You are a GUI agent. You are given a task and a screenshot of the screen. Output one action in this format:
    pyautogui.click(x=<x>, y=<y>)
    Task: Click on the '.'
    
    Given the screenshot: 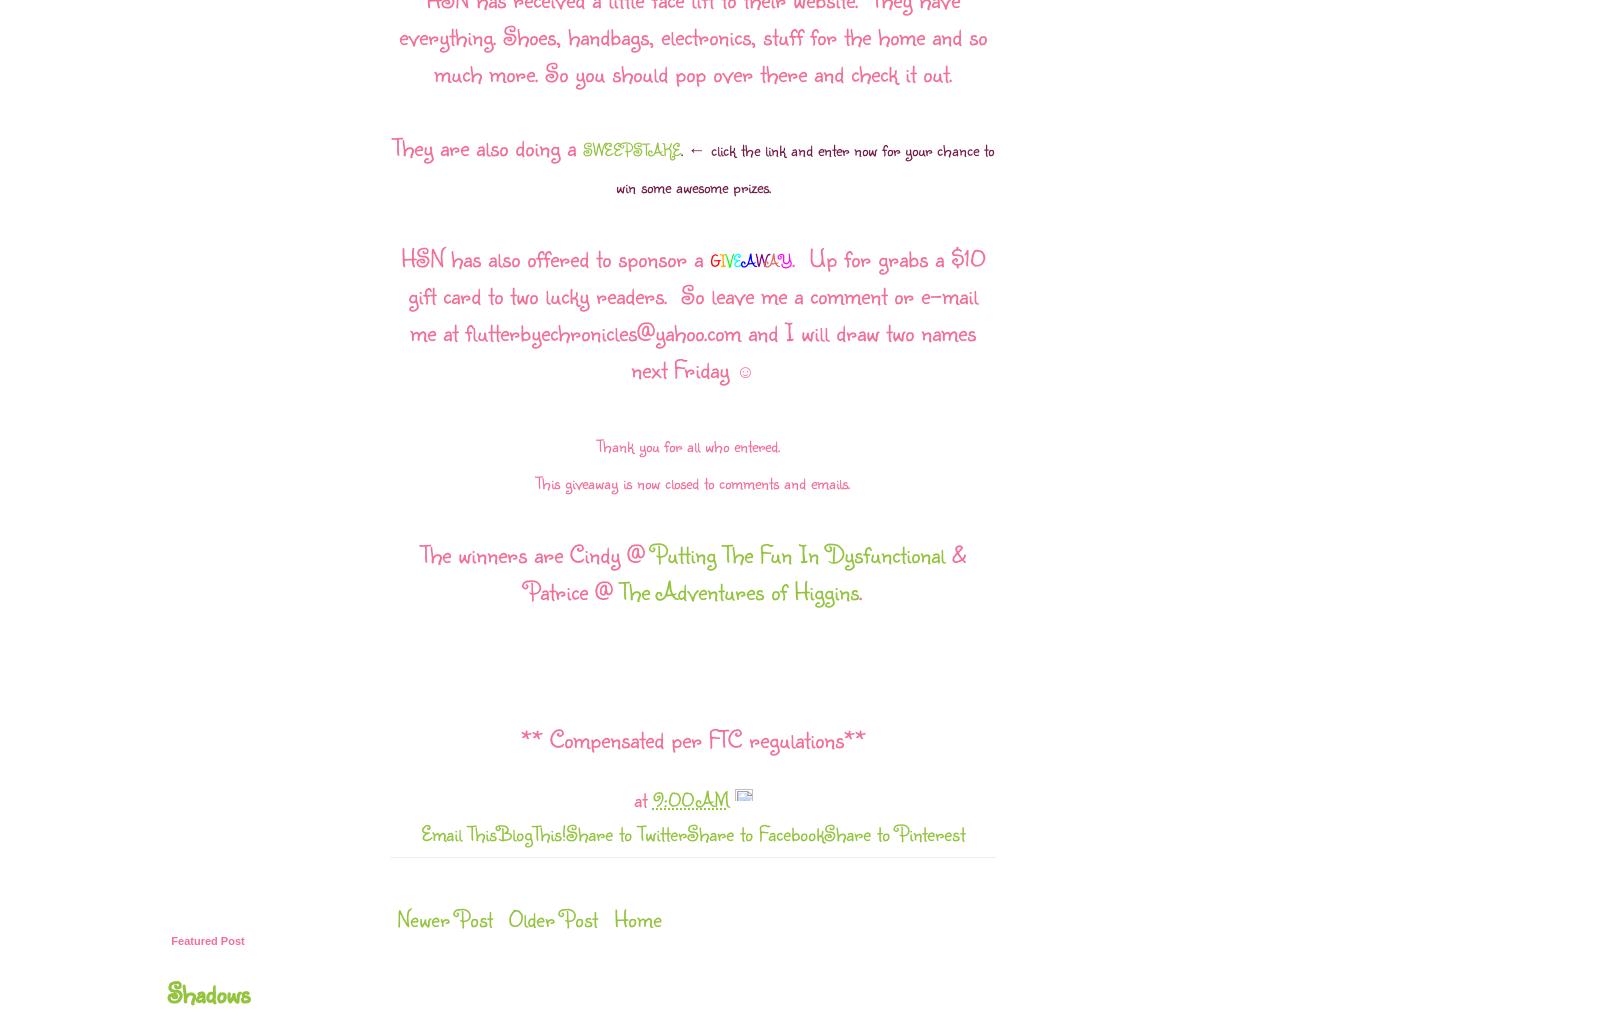 What is the action you would take?
    pyautogui.click(x=858, y=589)
    